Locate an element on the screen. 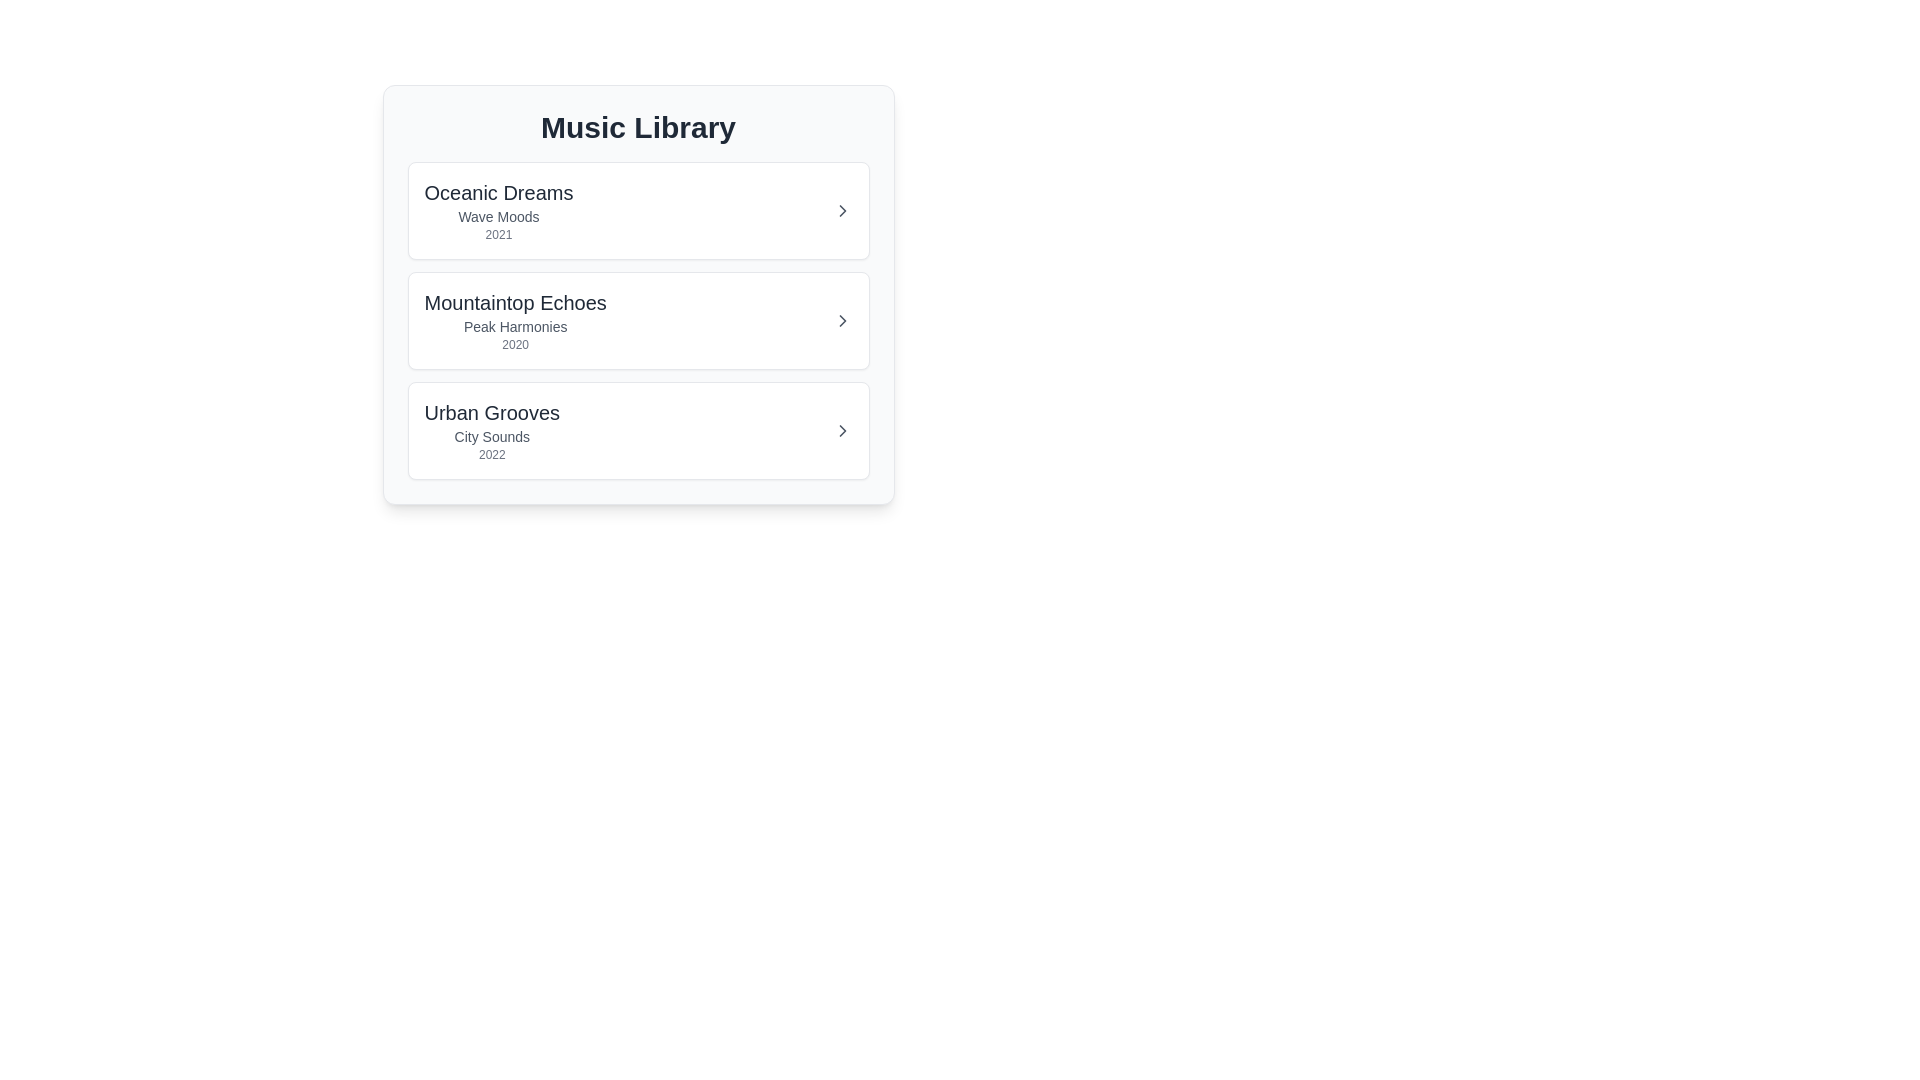 The height and width of the screenshot is (1080, 1920). expand button for the album item with the name Mountaintop Echoes is located at coordinates (842, 319).